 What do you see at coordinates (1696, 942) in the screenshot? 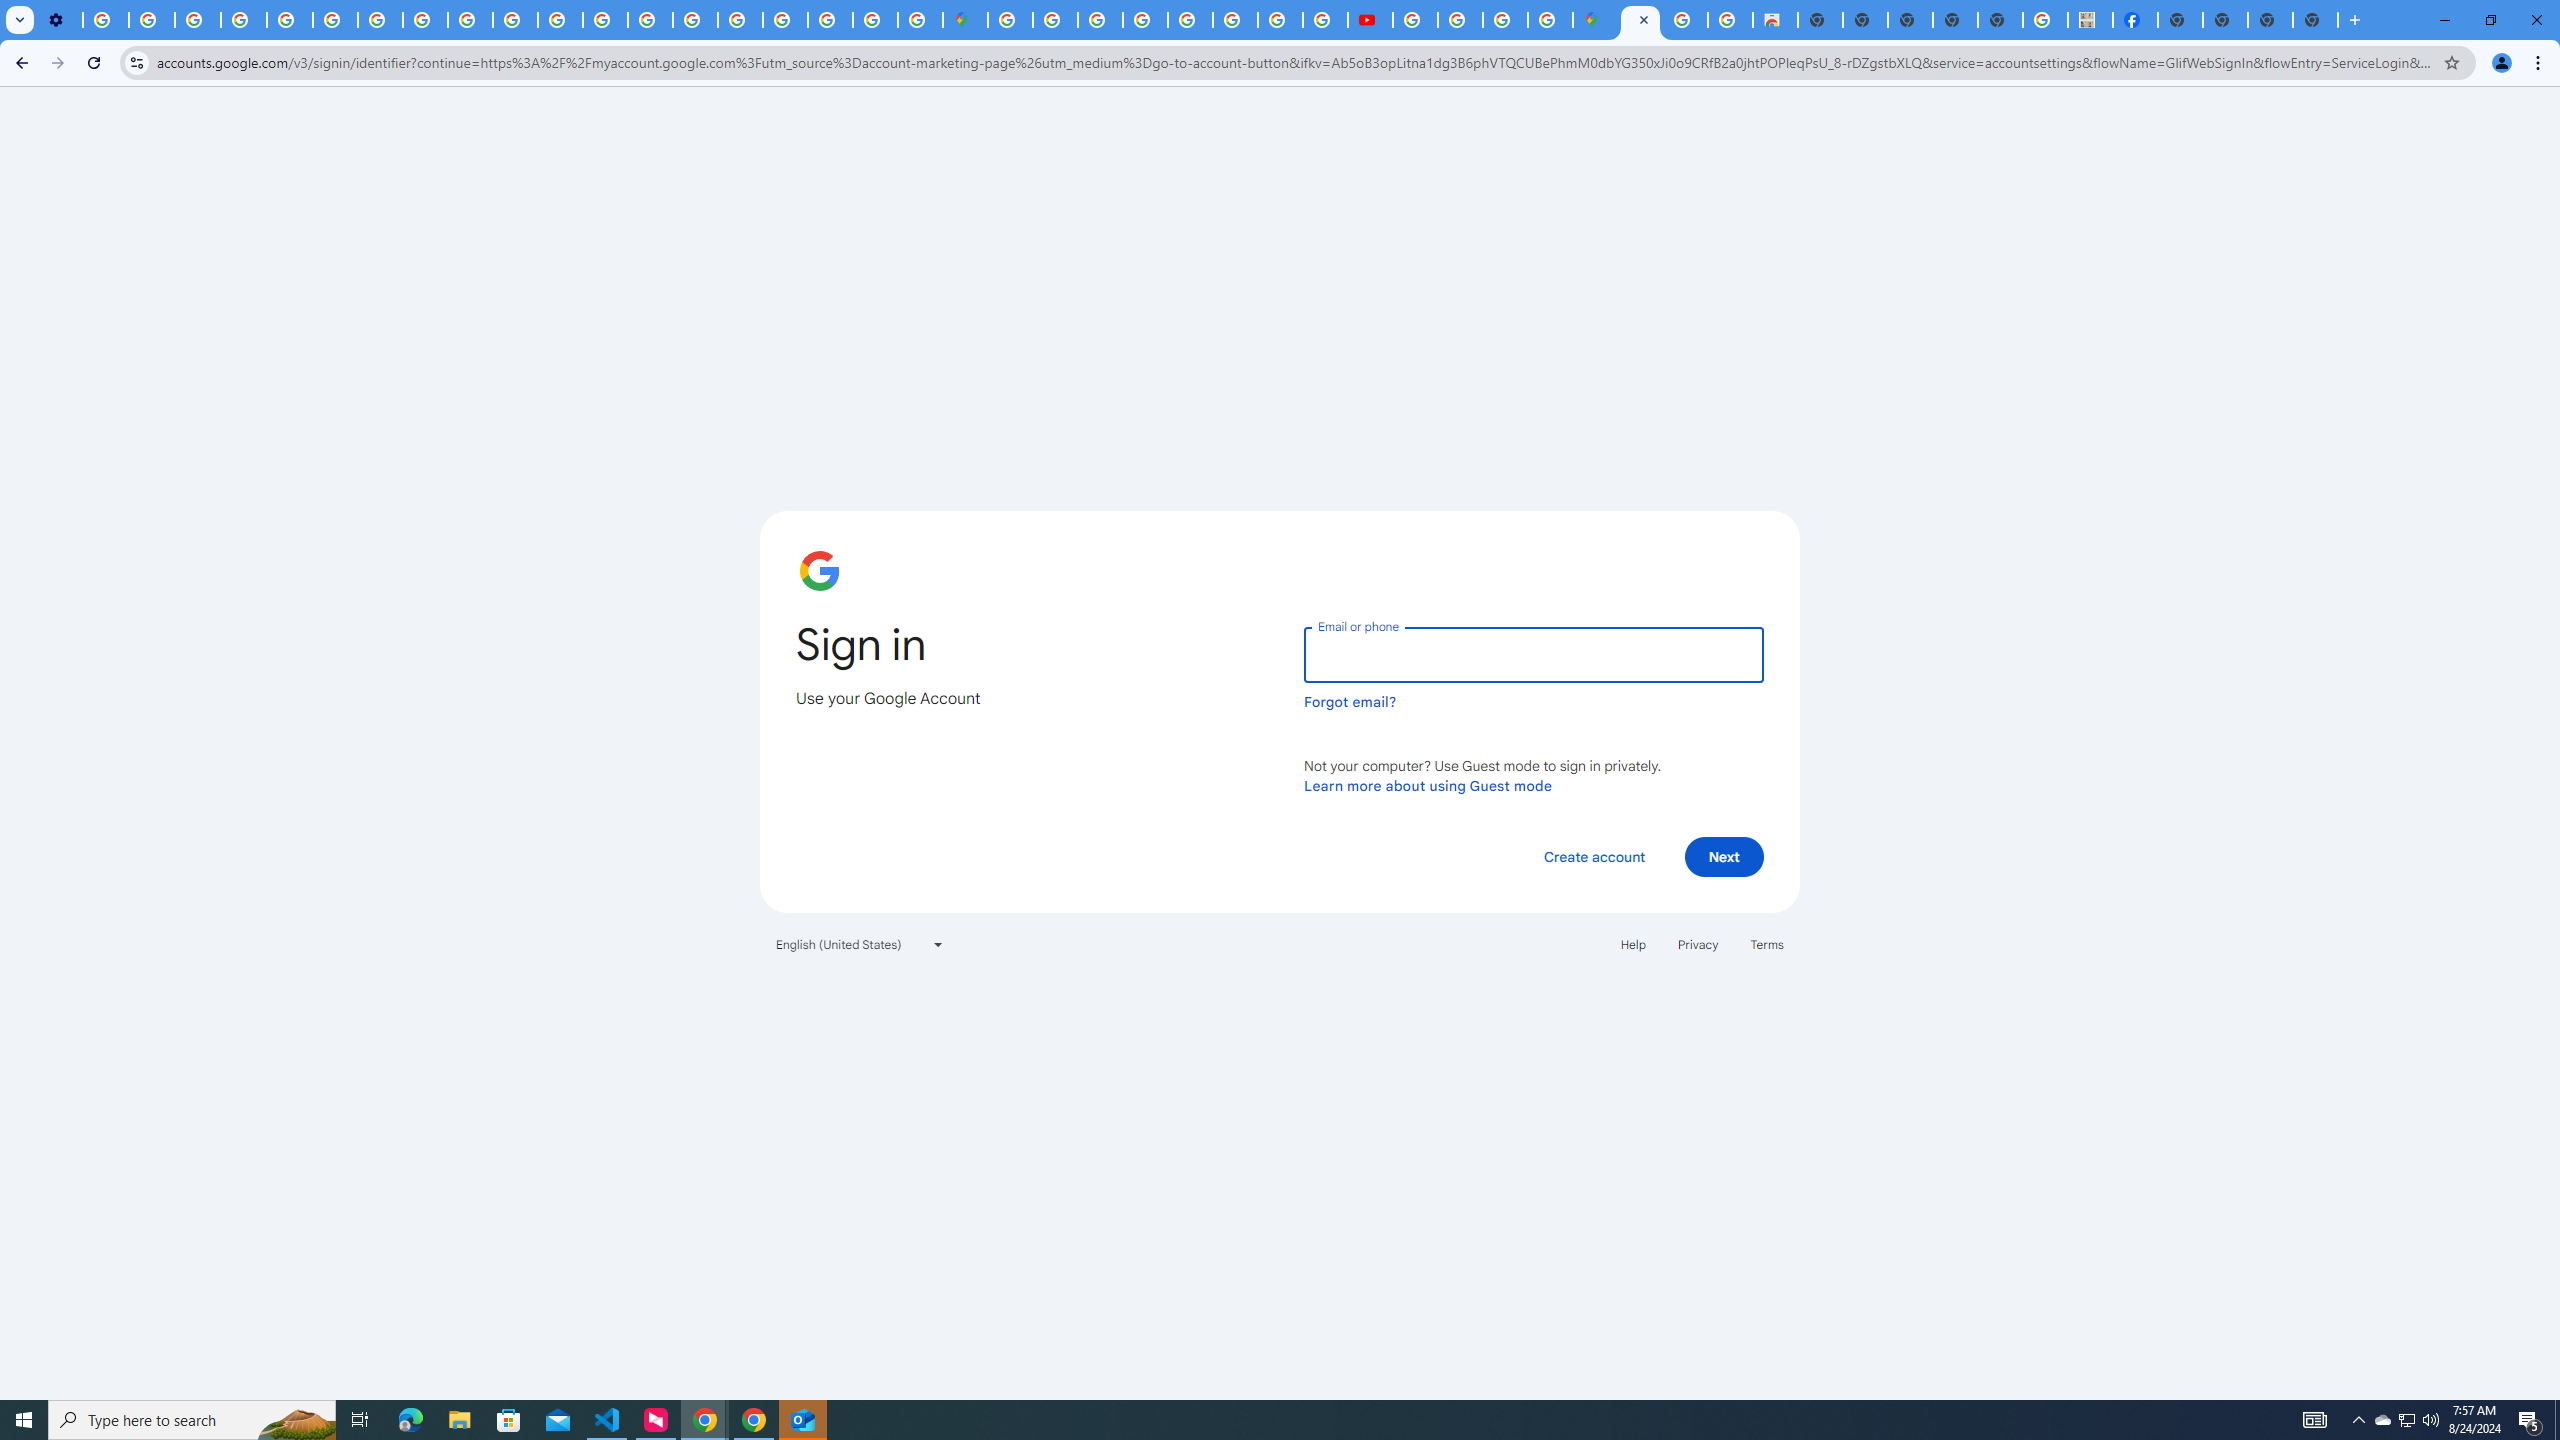
I see `'Privacy'` at bounding box center [1696, 942].